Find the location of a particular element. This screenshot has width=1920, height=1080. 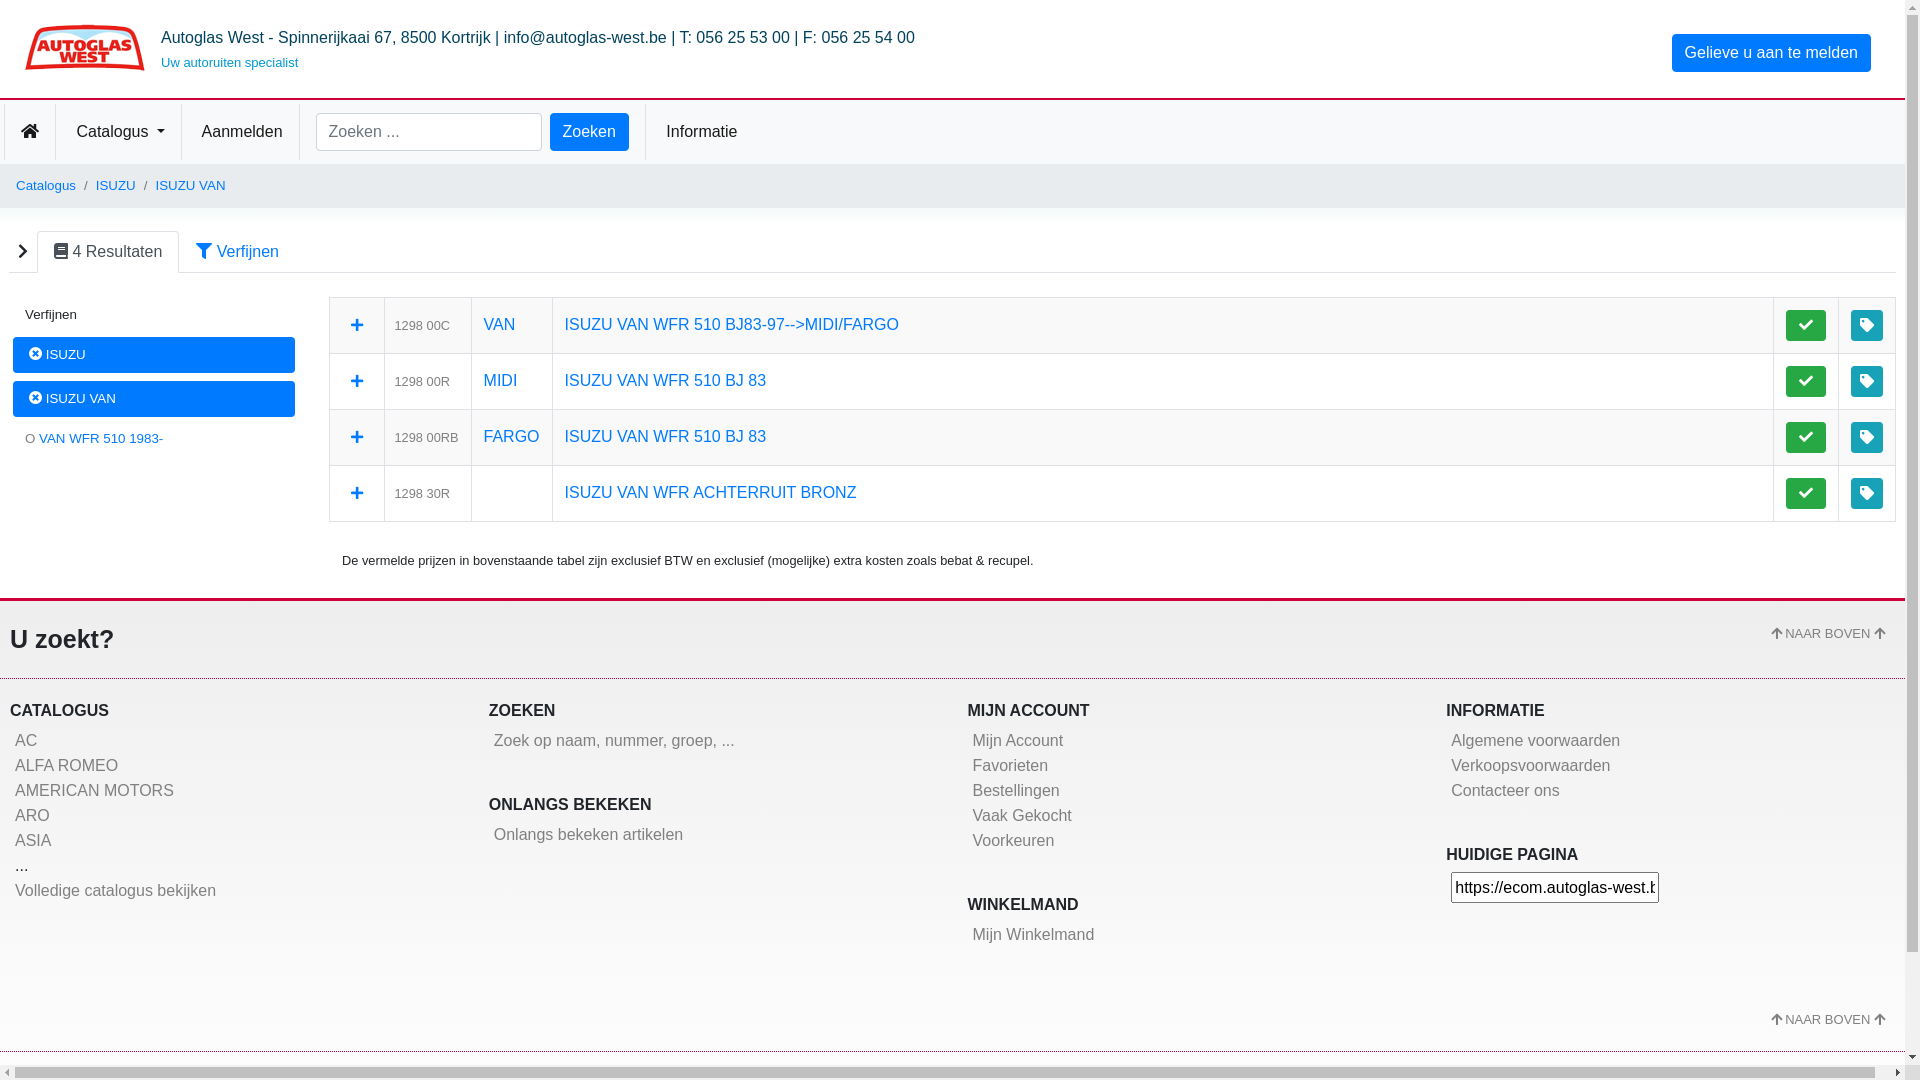

'Mijn Account' is located at coordinates (1017, 740).